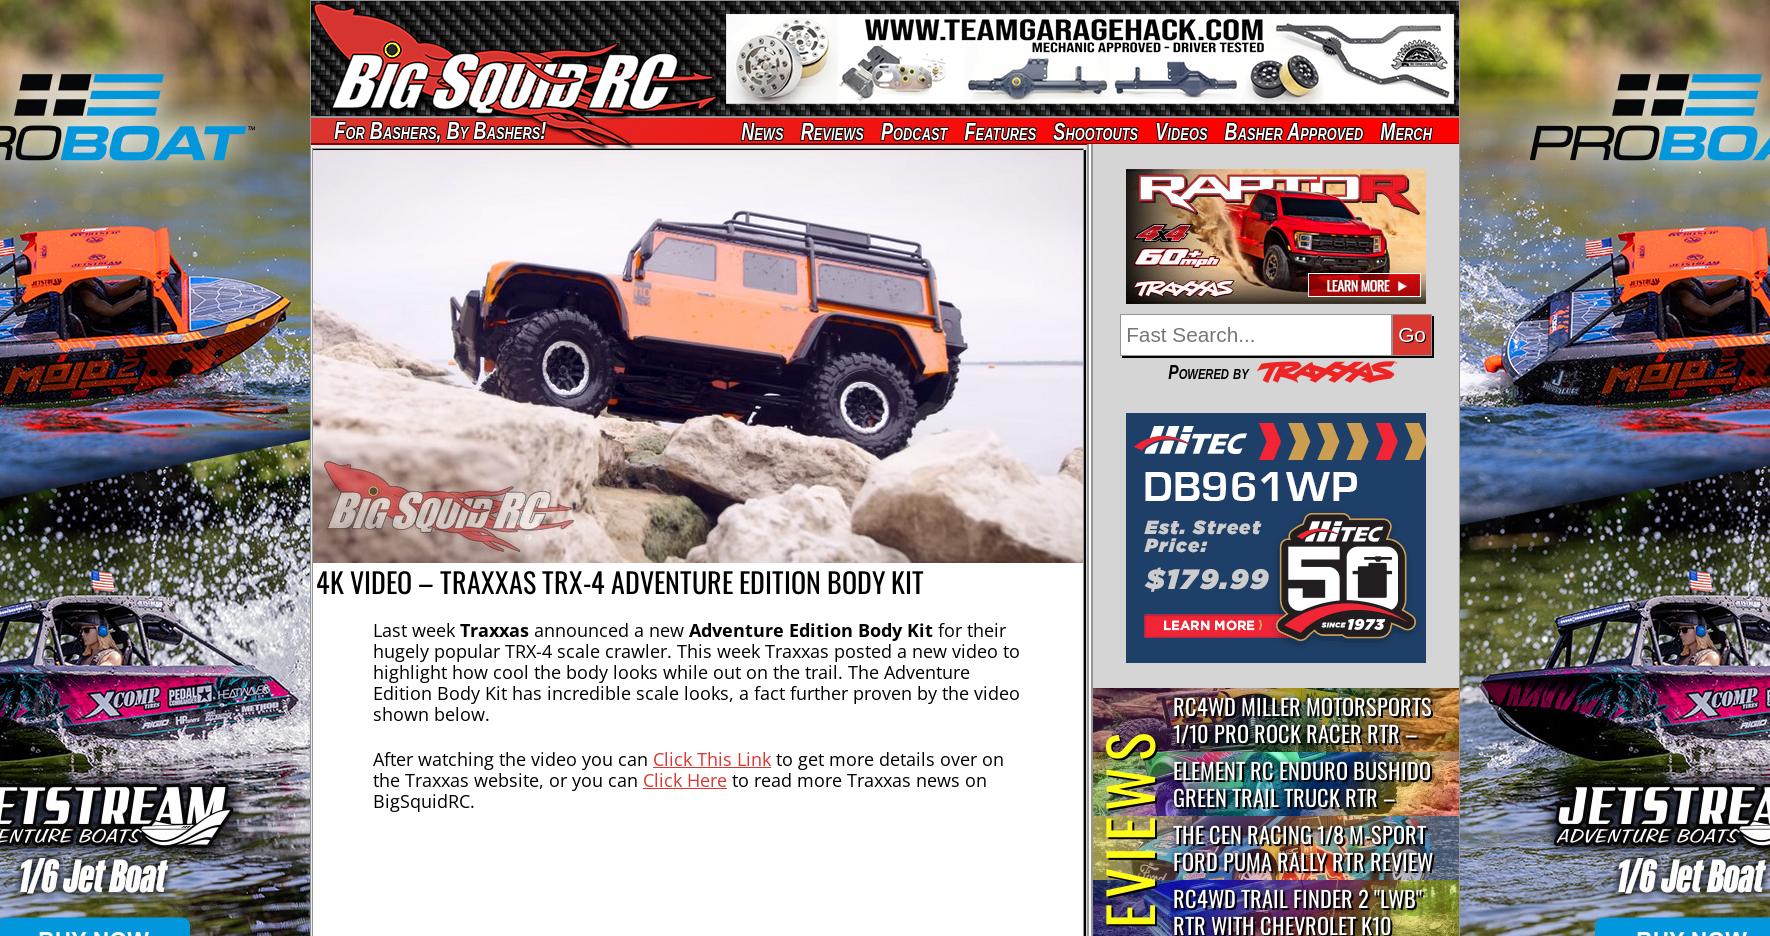  What do you see at coordinates (740, 131) in the screenshot?
I see `'News'` at bounding box center [740, 131].